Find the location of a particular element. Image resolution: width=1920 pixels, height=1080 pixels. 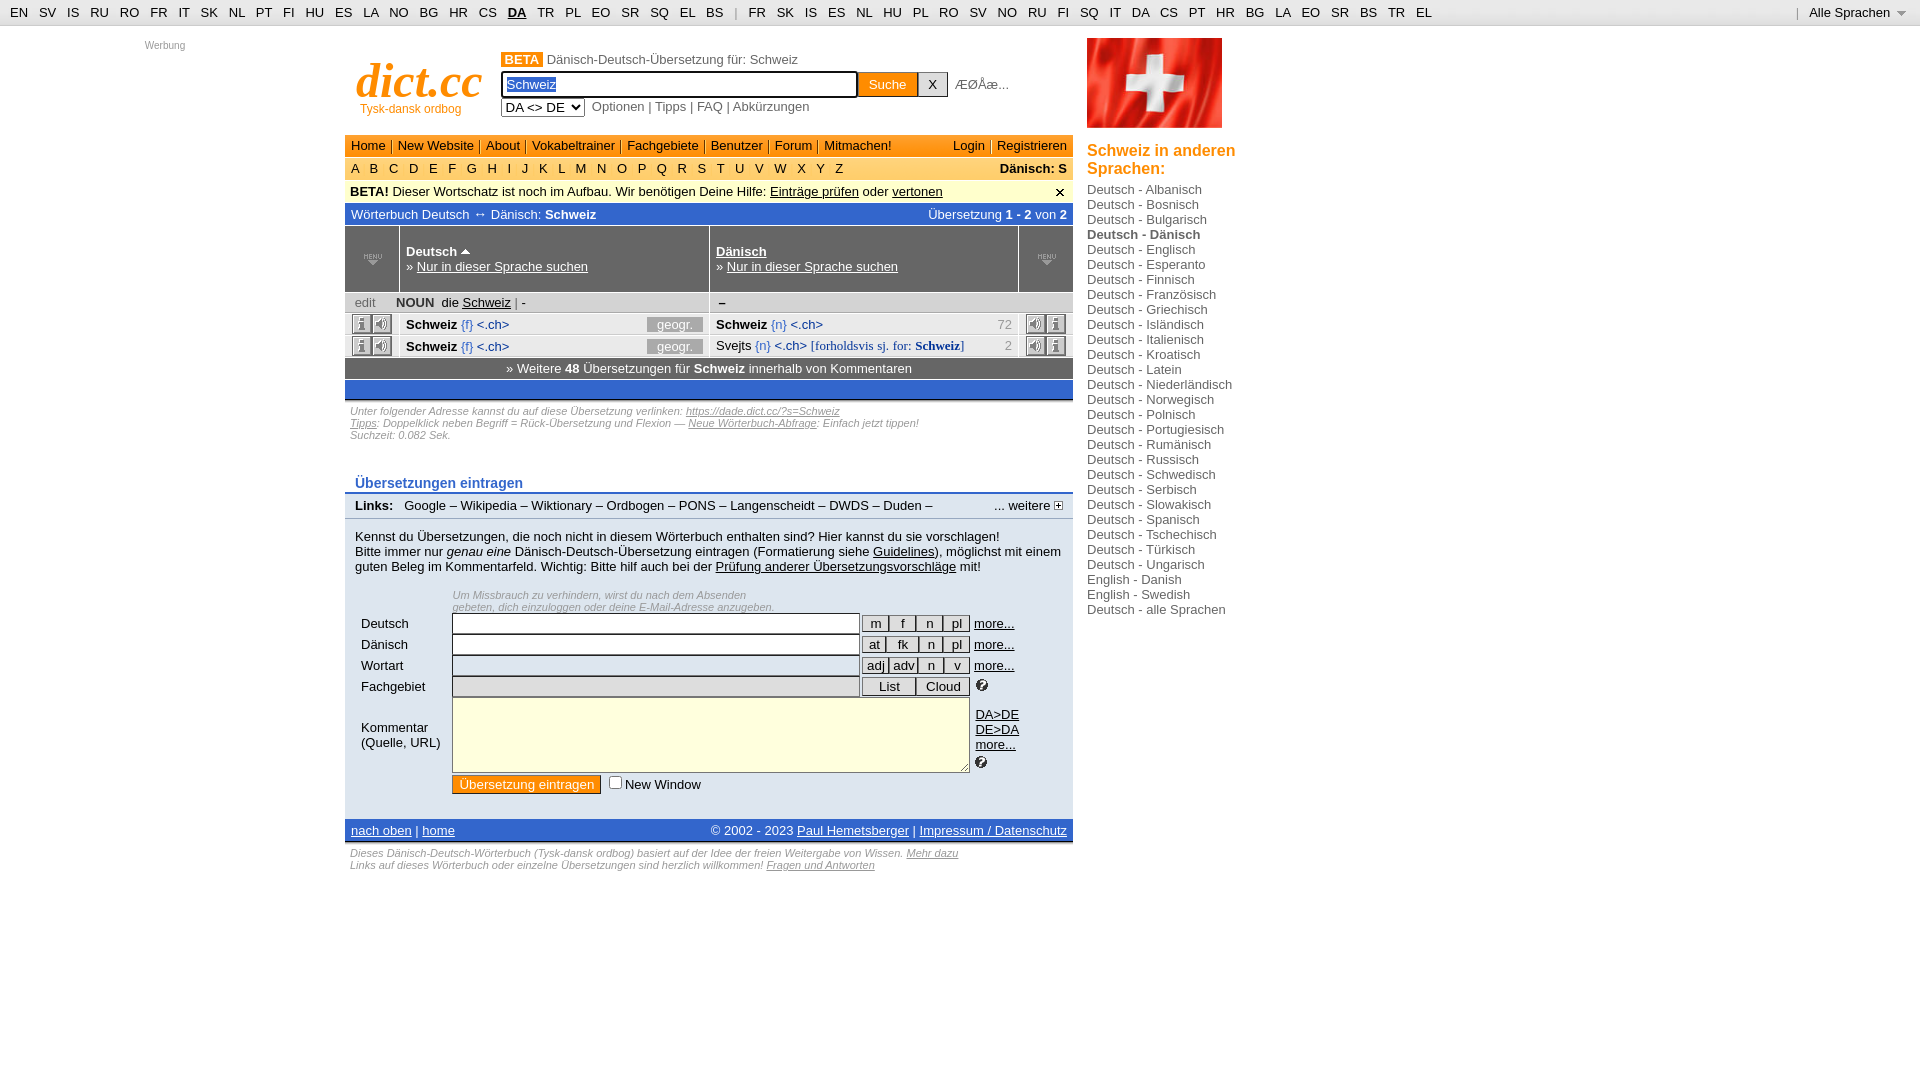

'Langenscheidt' is located at coordinates (771, 504).